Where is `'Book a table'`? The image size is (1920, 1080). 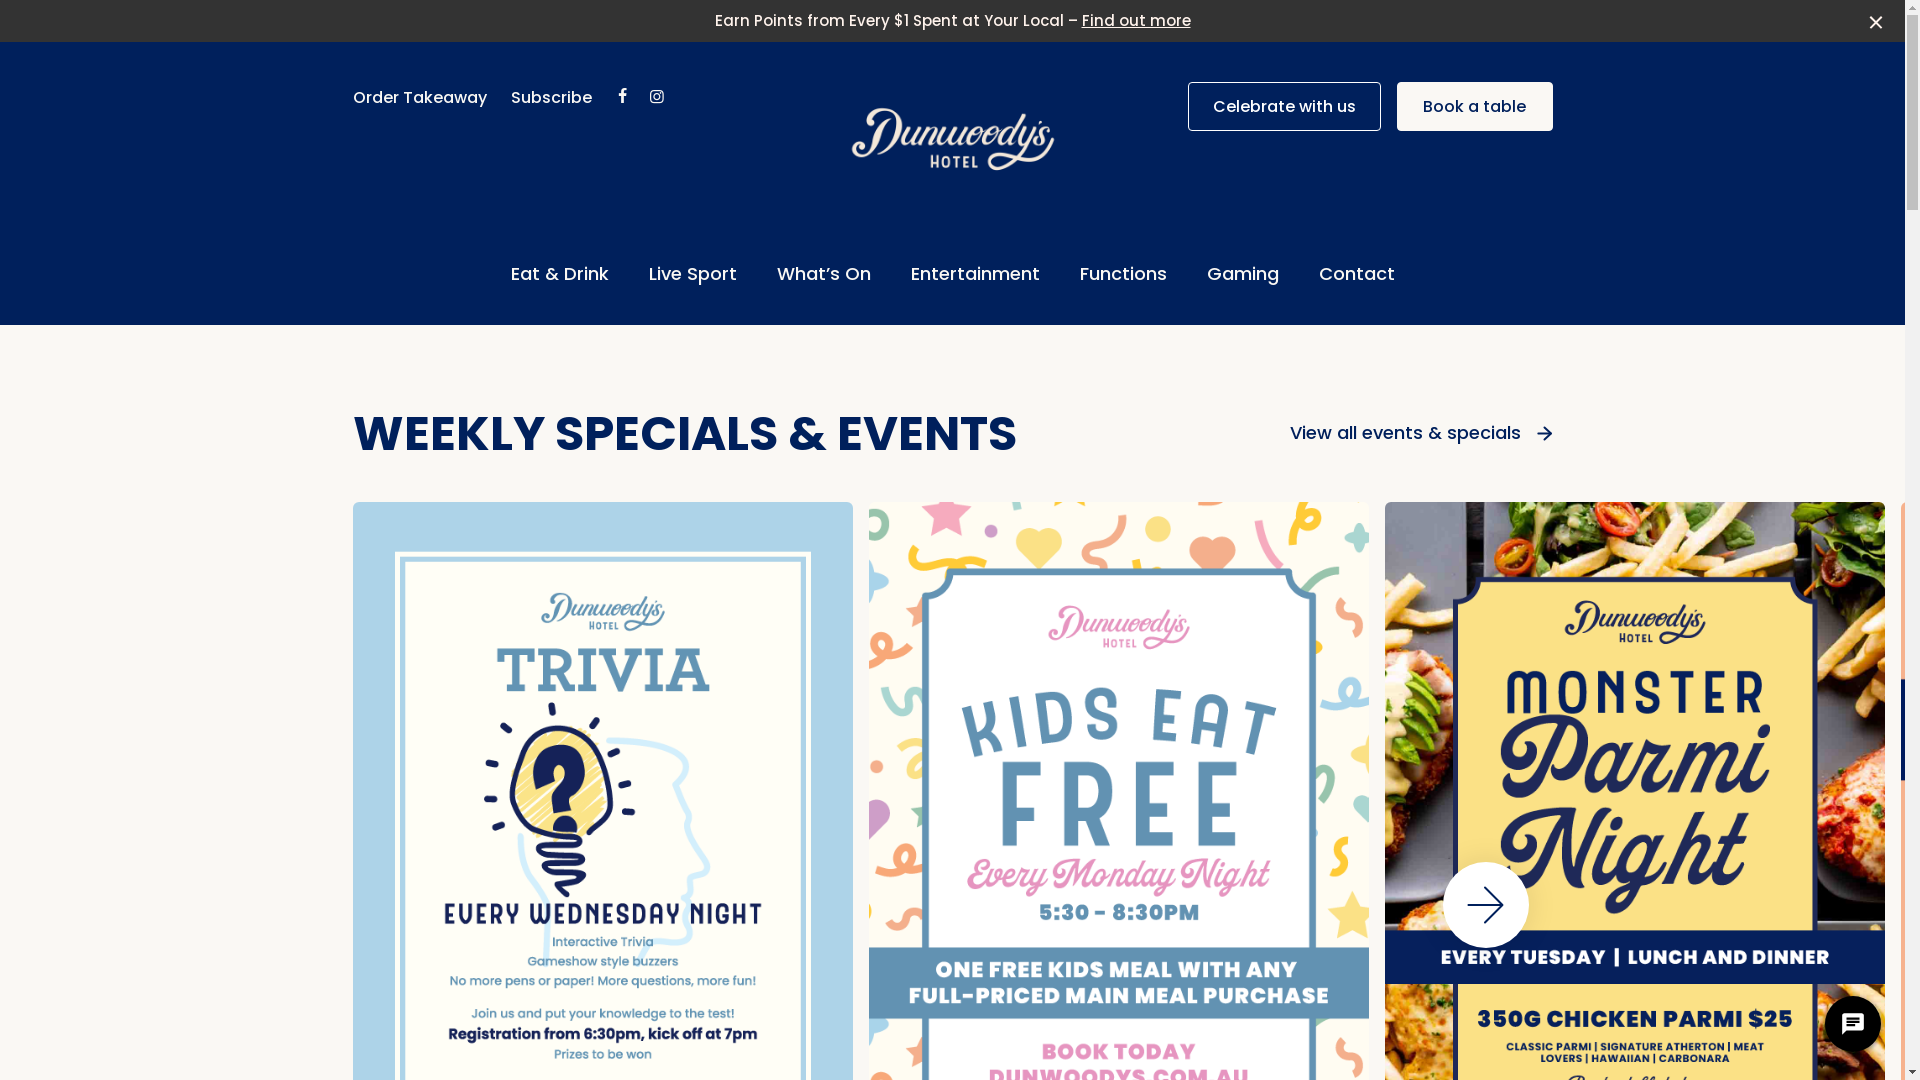 'Book a table' is located at coordinates (1473, 106).